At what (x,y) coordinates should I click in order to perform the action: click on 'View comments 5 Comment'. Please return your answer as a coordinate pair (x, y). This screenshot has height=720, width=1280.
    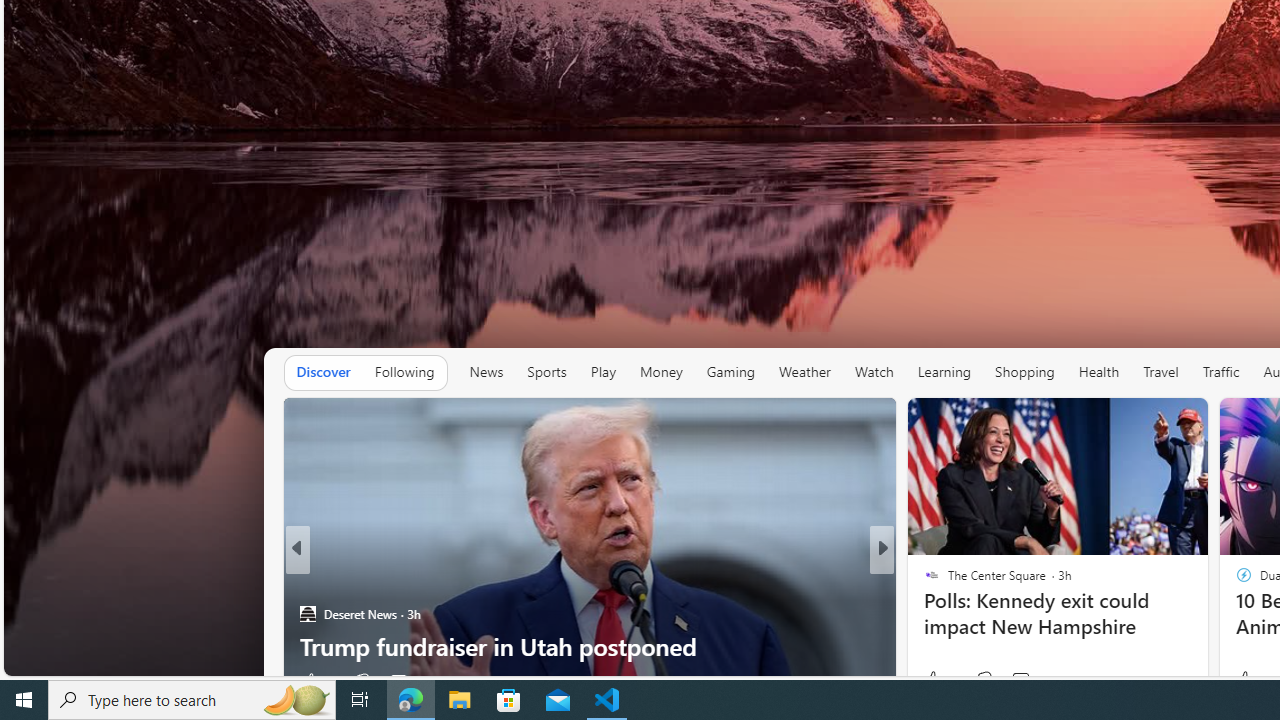
    Looking at the image, I should click on (1020, 680).